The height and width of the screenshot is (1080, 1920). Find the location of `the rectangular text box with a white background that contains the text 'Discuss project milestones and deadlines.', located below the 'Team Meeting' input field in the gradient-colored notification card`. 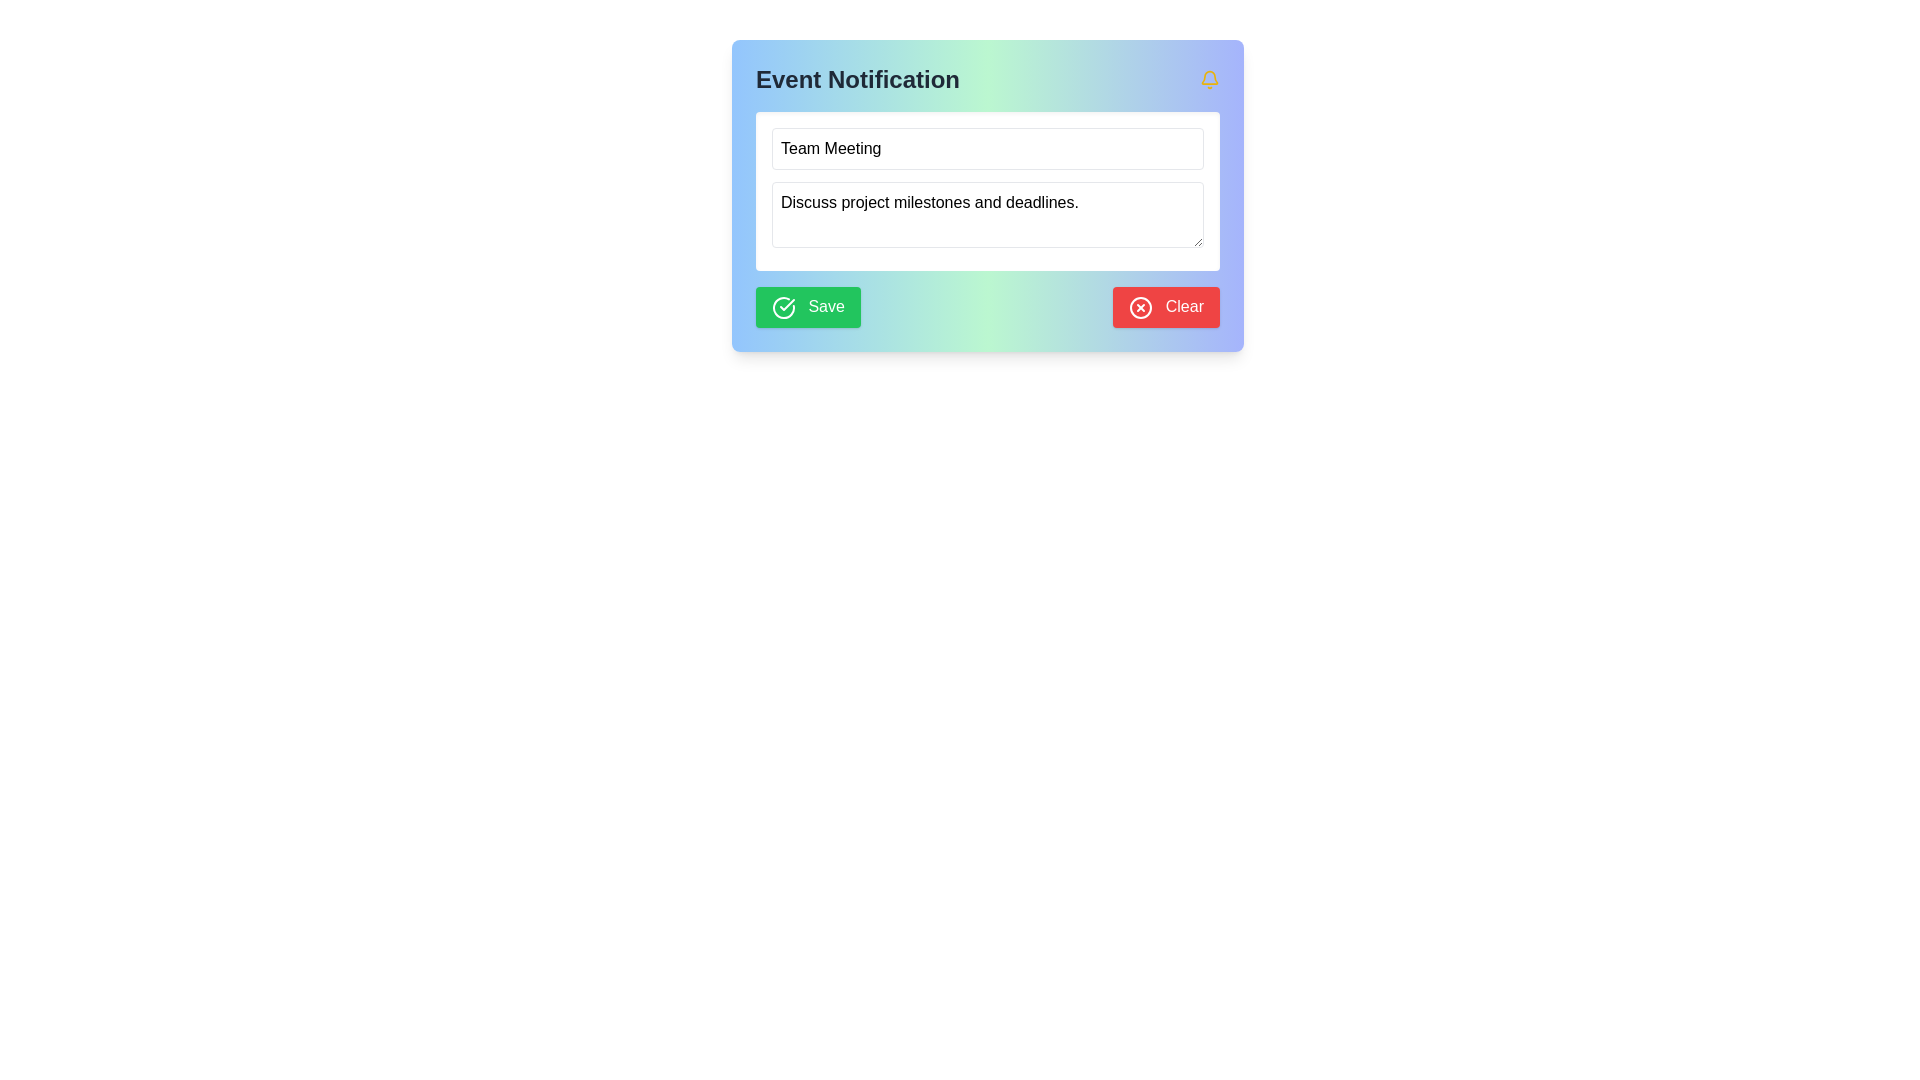

the rectangular text box with a white background that contains the text 'Discuss project milestones and deadlines.', located below the 'Team Meeting' input field in the gradient-colored notification card is located at coordinates (988, 191).